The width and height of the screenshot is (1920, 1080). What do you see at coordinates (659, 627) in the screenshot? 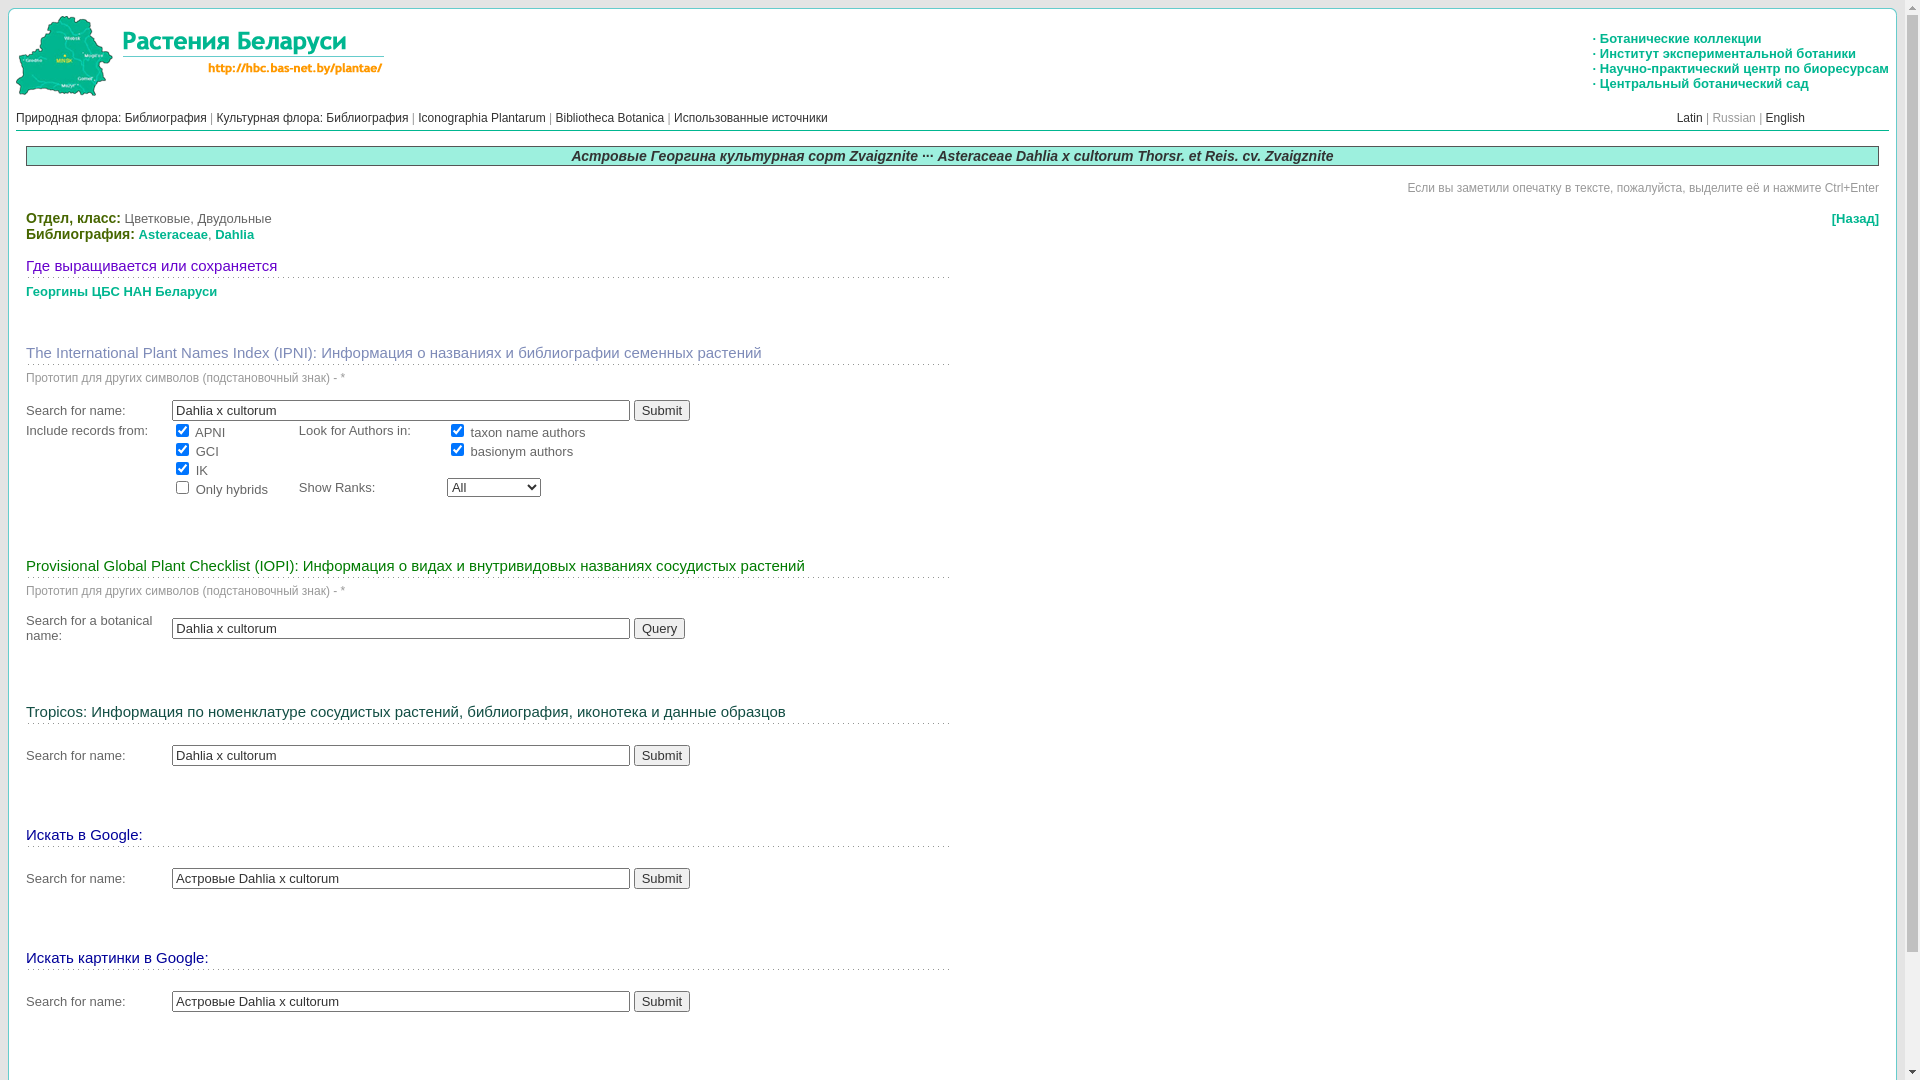
I see `'Query'` at bounding box center [659, 627].